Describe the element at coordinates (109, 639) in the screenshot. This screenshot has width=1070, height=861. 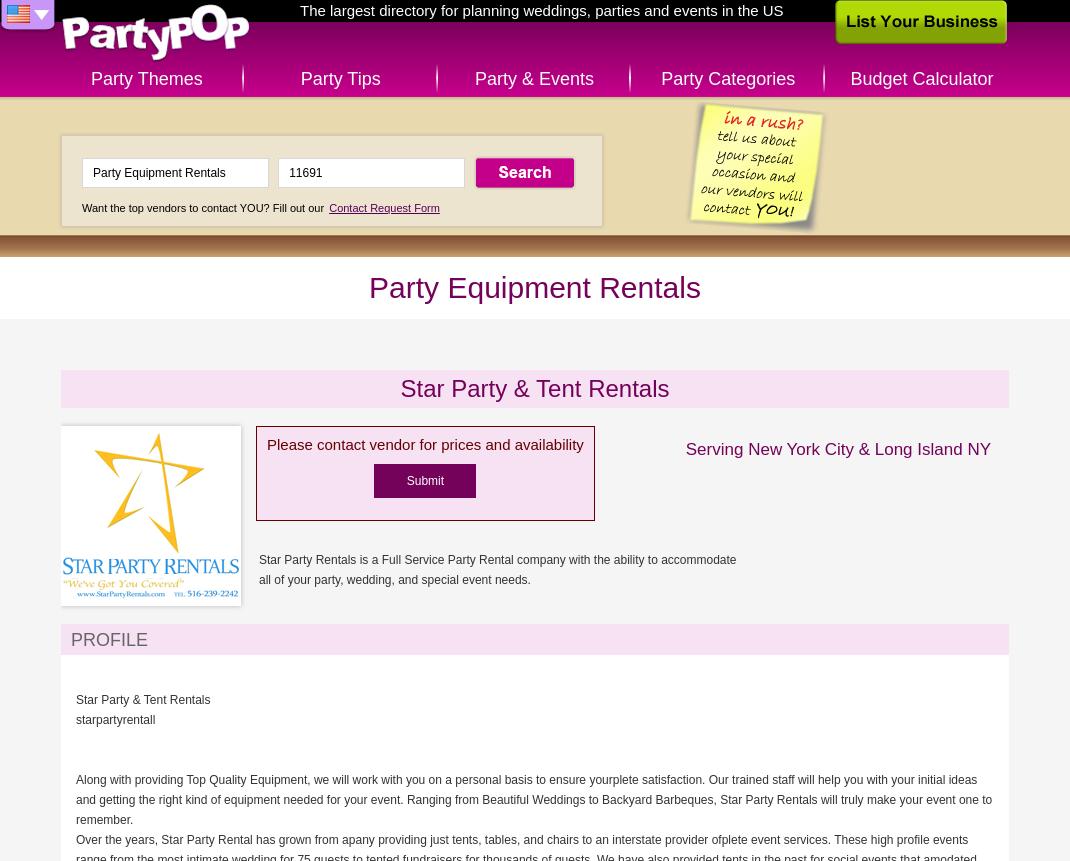
I see `'Profile'` at that location.